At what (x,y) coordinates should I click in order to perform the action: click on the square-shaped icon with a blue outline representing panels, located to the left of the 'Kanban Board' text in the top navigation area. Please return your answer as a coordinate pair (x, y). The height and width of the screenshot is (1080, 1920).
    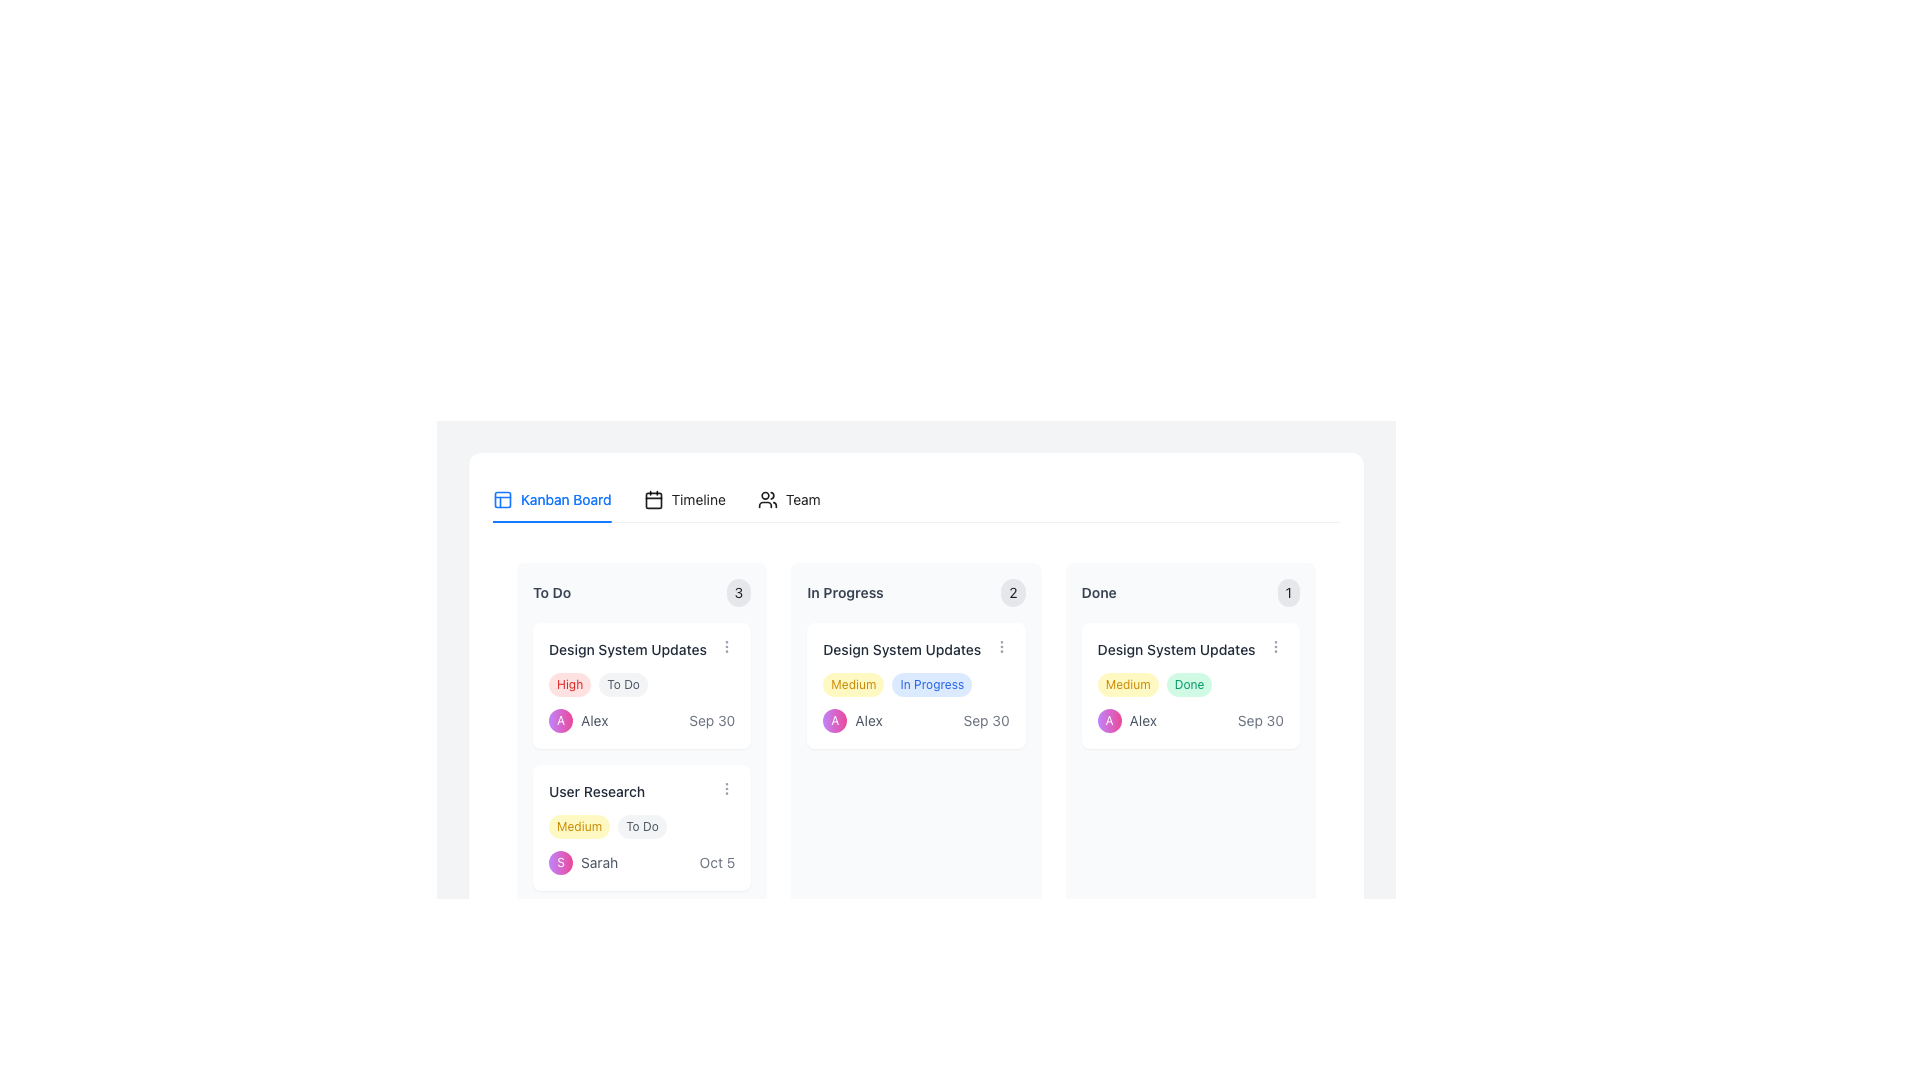
    Looking at the image, I should click on (503, 499).